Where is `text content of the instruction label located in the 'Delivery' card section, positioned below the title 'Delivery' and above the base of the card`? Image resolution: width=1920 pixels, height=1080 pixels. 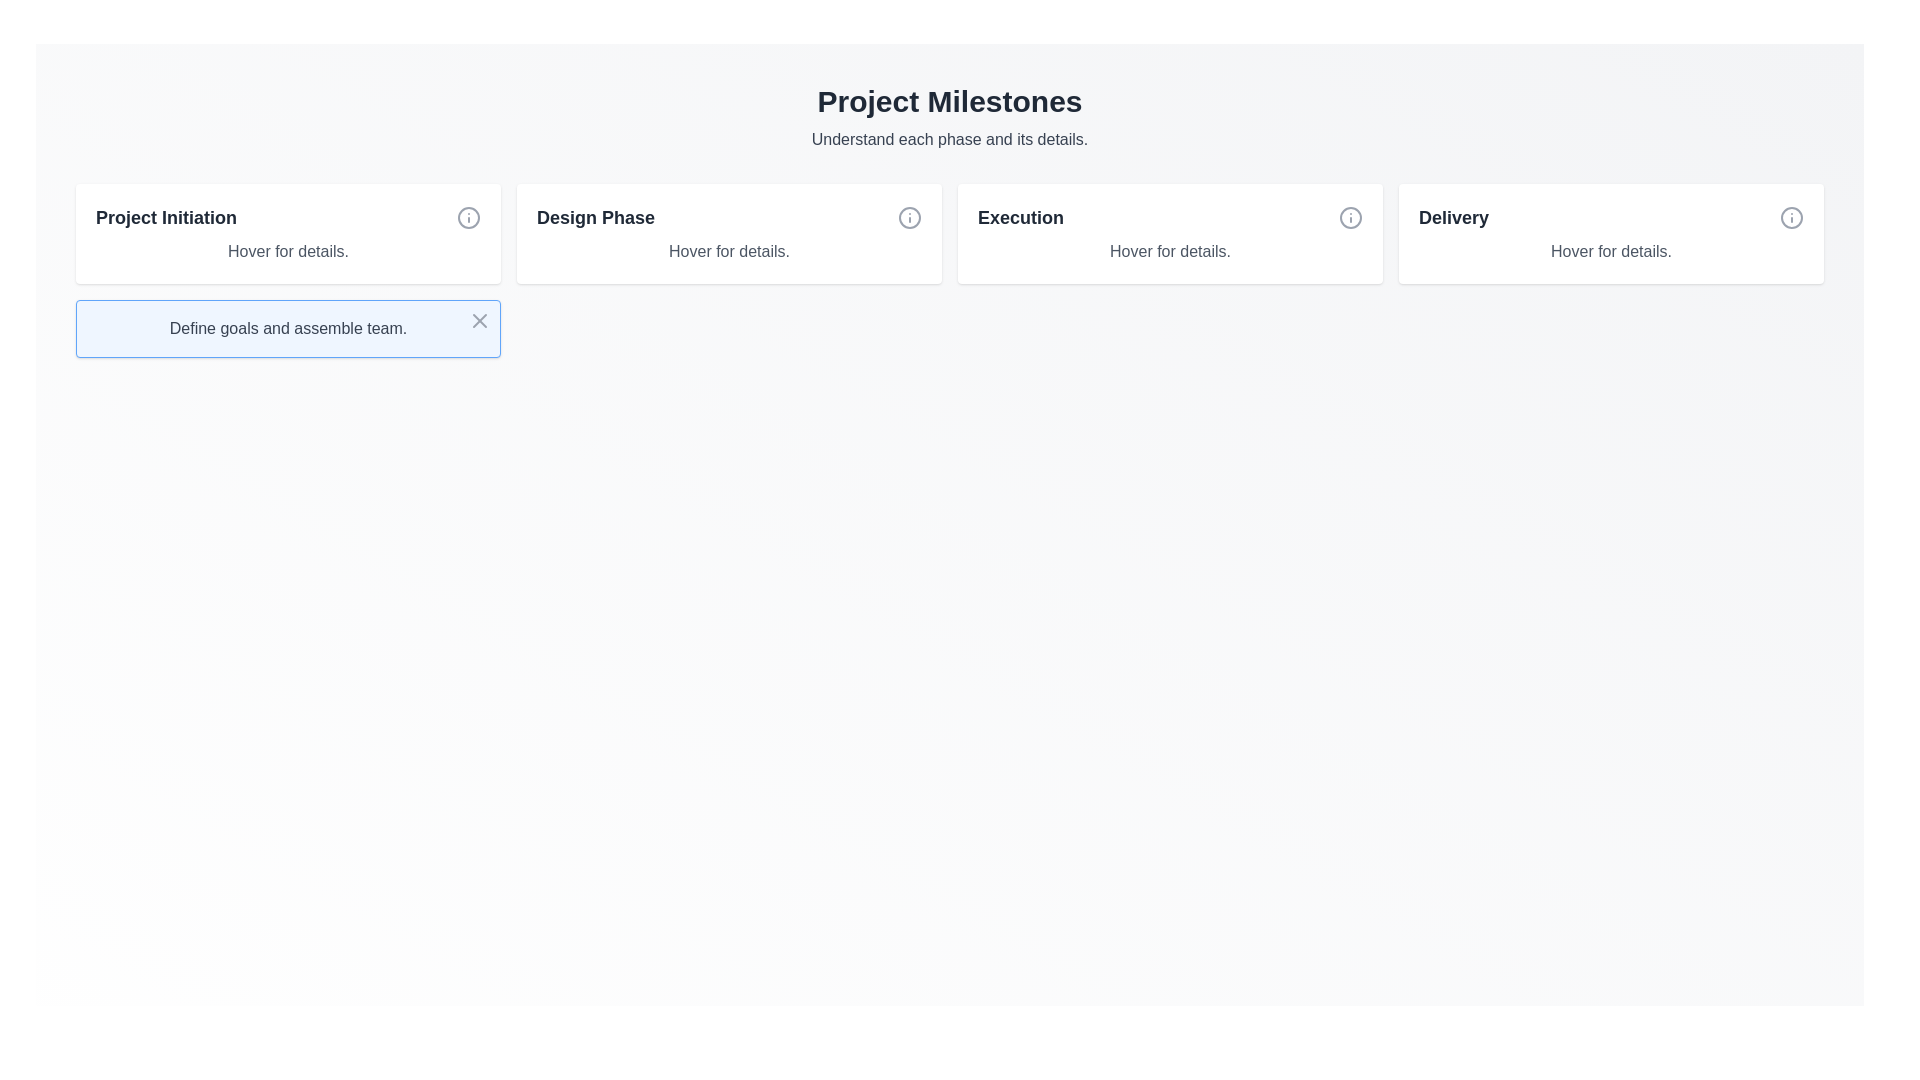 text content of the instruction label located in the 'Delivery' card section, positioned below the title 'Delivery' and above the base of the card is located at coordinates (1611, 250).